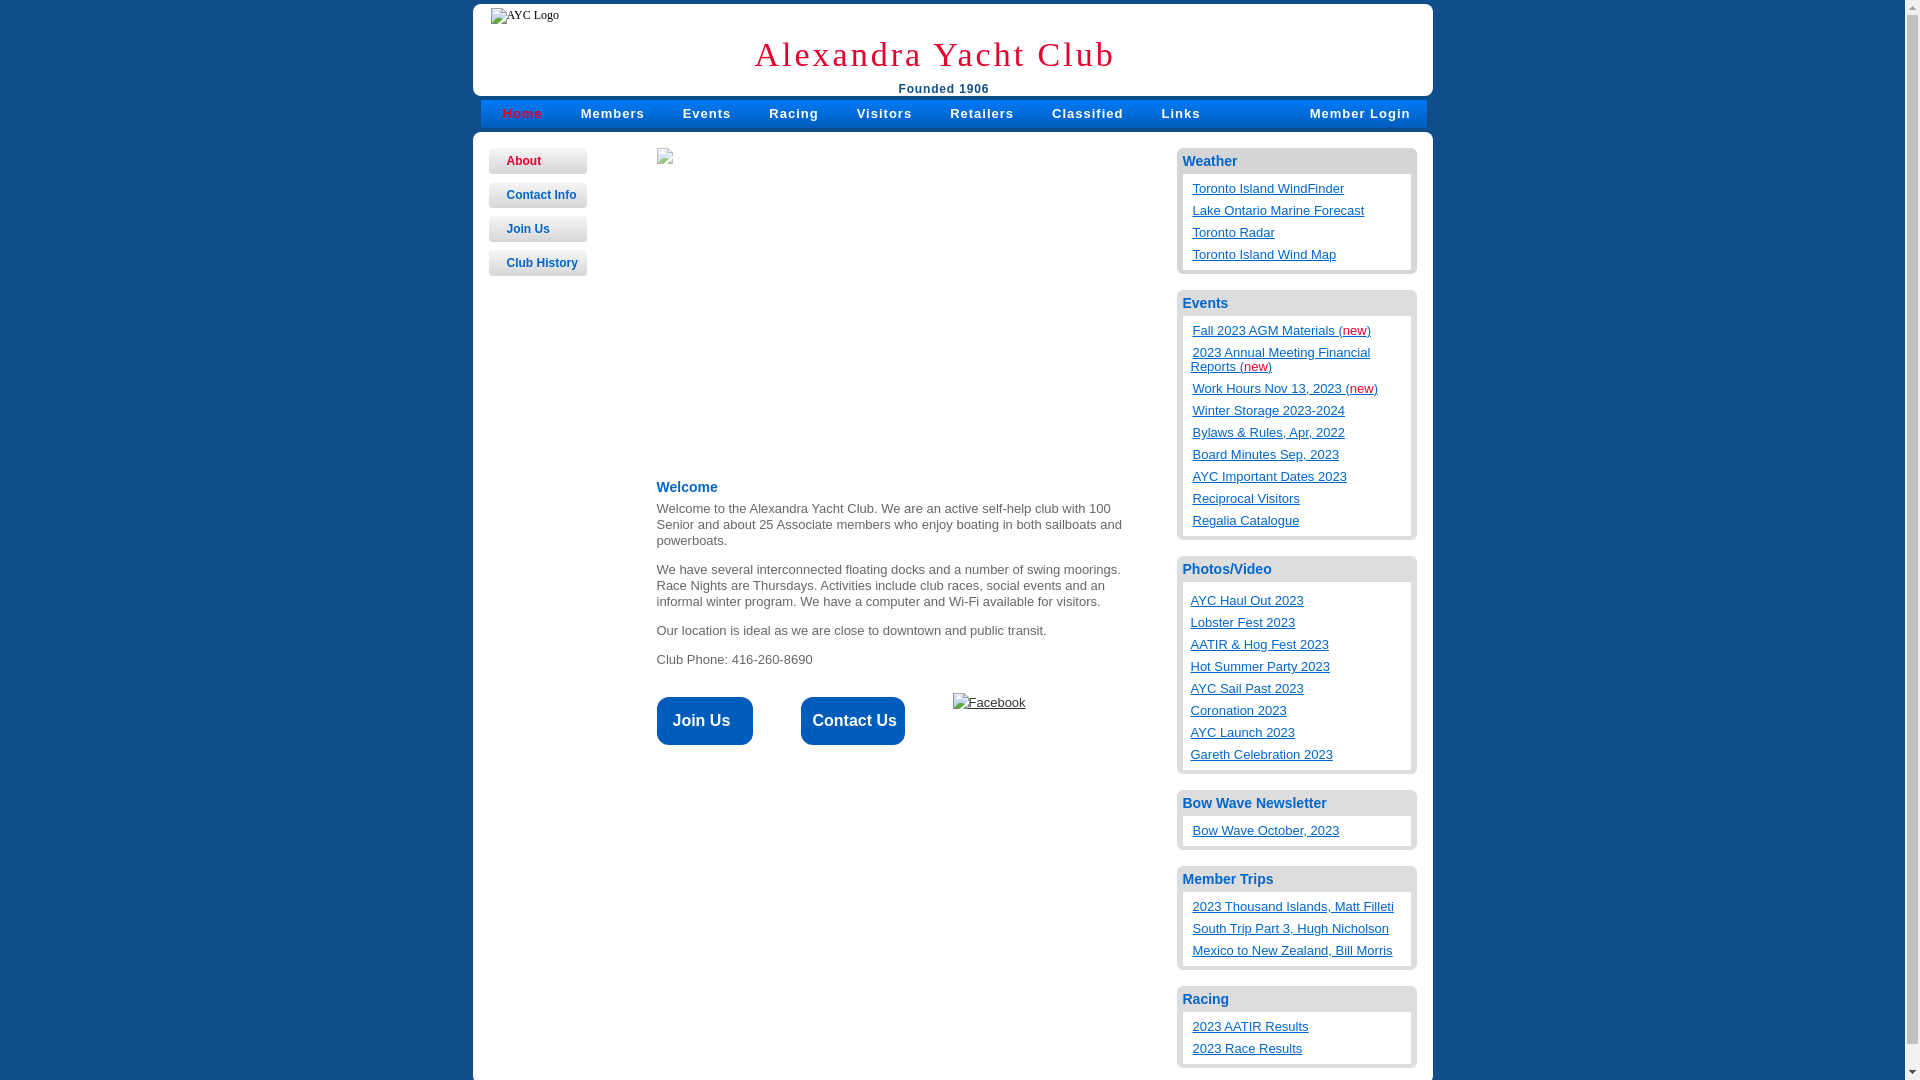  What do you see at coordinates (1360, 113) in the screenshot?
I see `'Member Login'` at bounding box center [1360, 113].